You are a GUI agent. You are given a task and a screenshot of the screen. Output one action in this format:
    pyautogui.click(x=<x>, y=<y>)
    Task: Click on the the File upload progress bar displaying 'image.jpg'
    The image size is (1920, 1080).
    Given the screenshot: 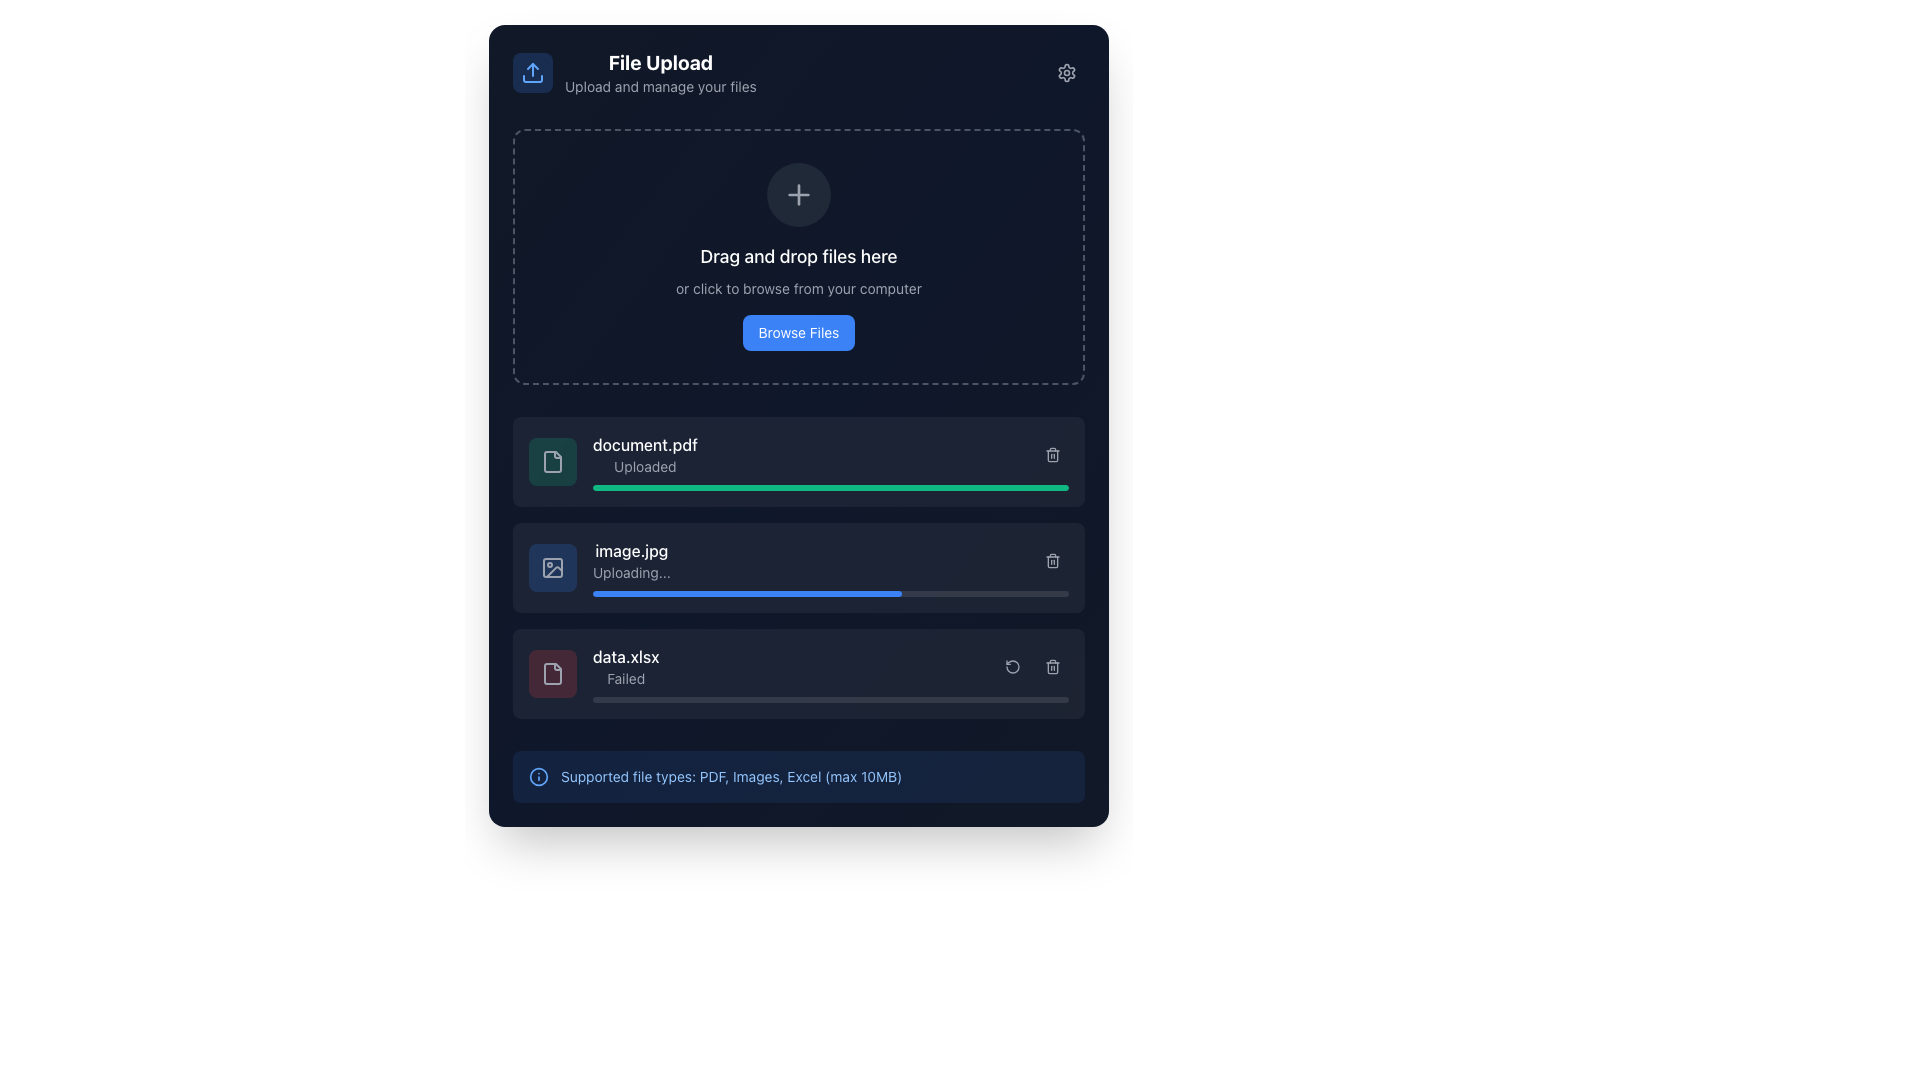 What is the action you would take?
    pyautogui.click(x=797, y=567)
    